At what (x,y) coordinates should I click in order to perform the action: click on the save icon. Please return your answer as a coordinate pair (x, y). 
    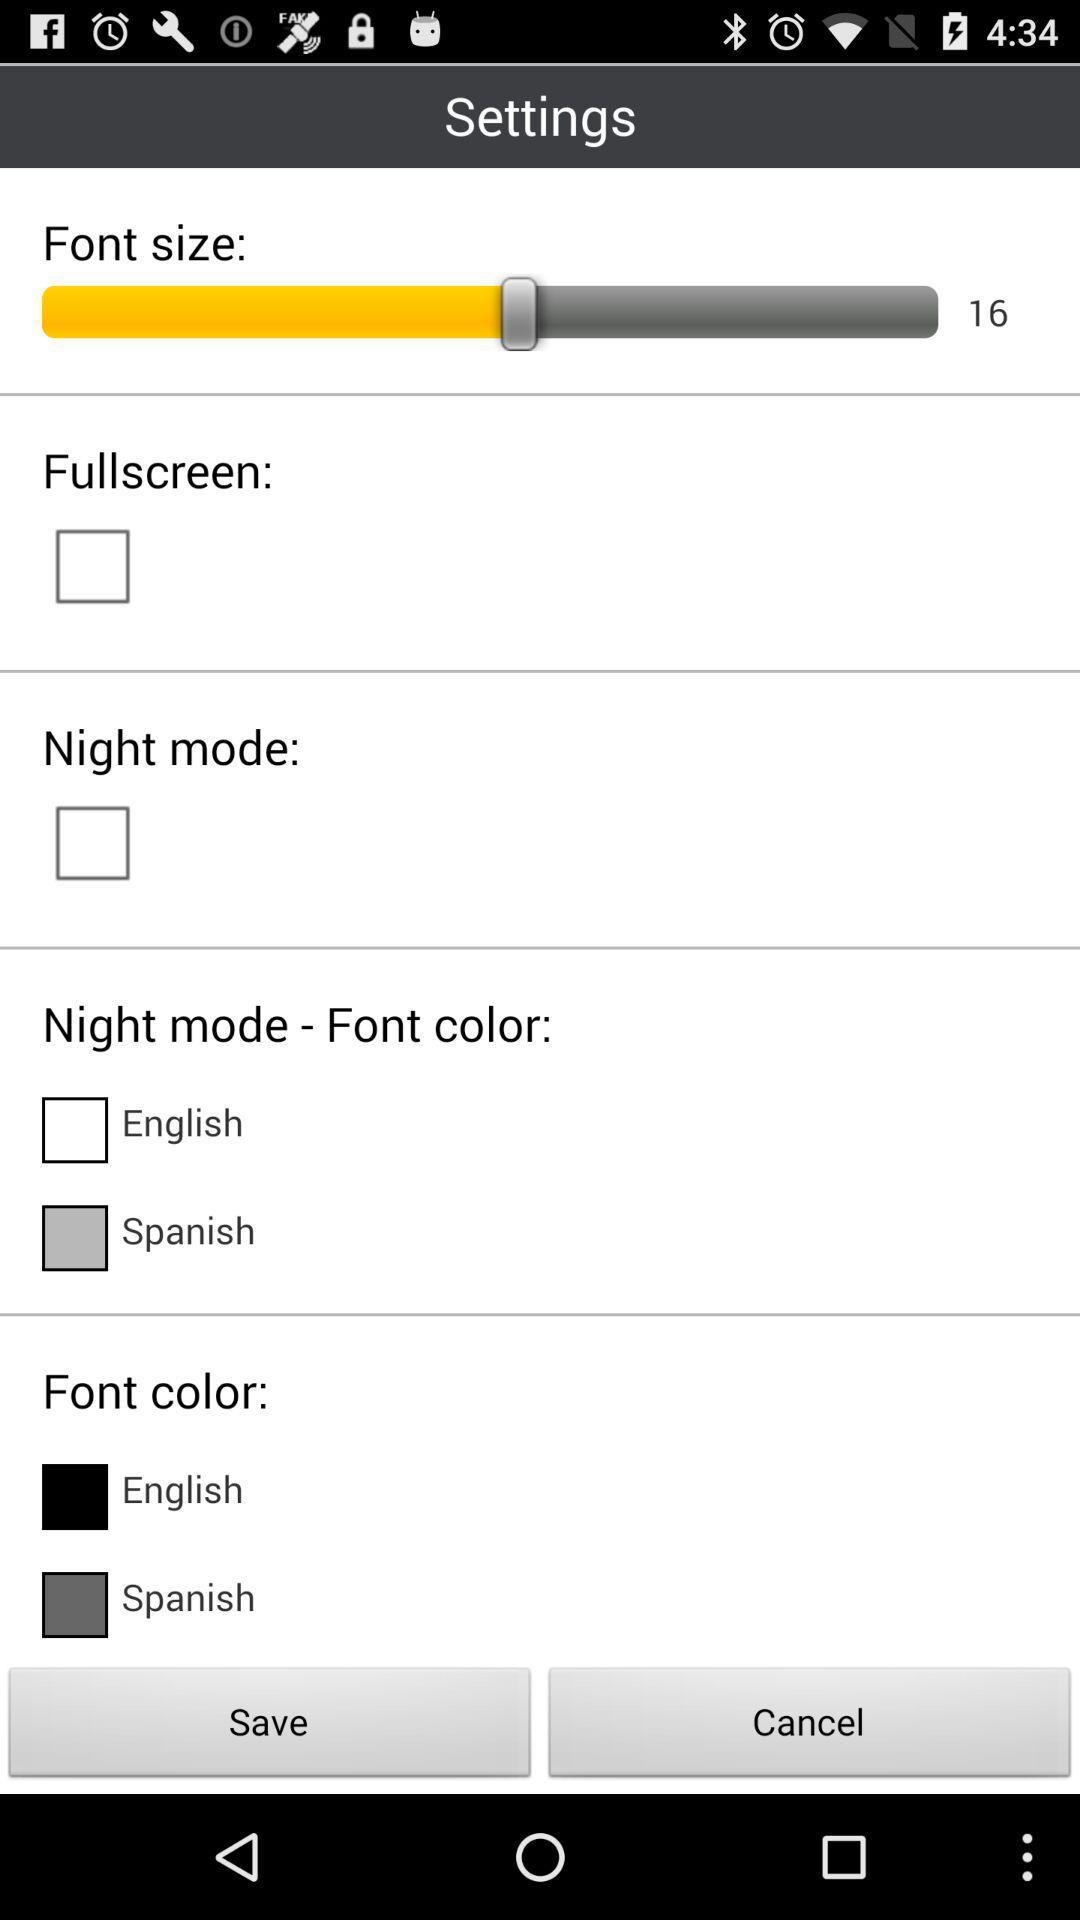
    Looking at the image, I should click on (270, 1727).